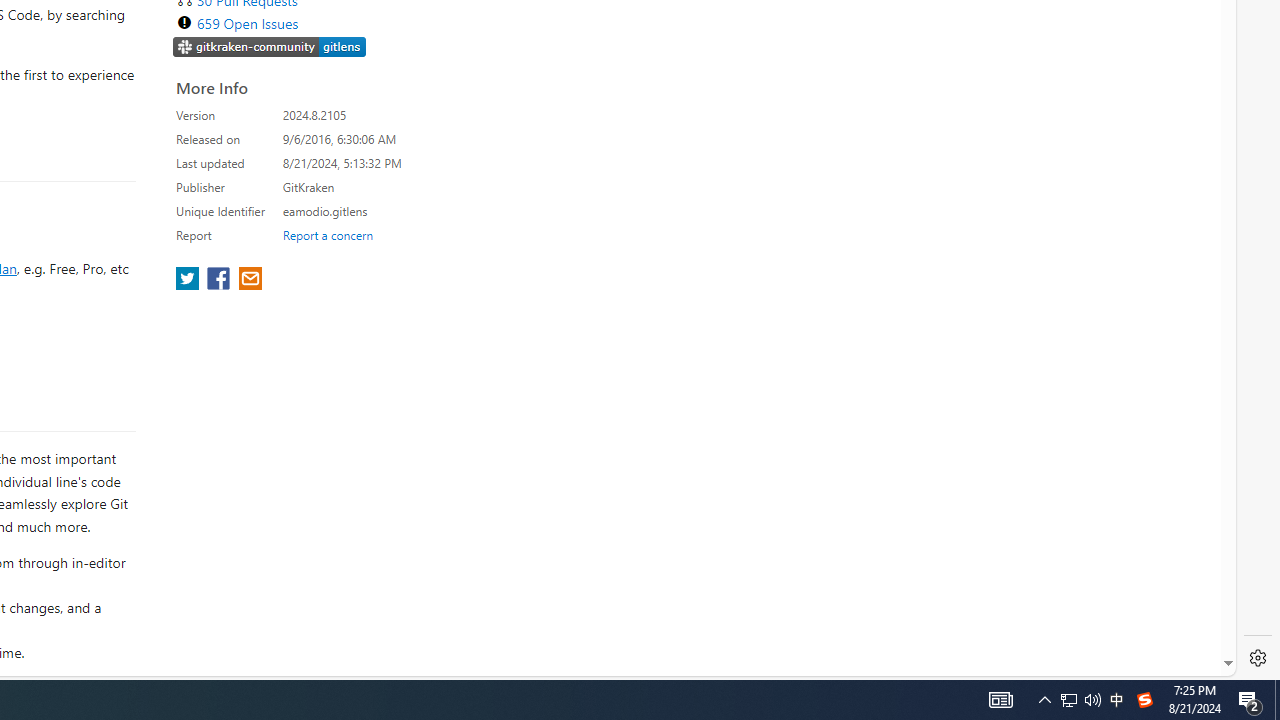 This screenshot has height=720, width=1280. I want to click on 'share extension on twitter', so click(190, 280).